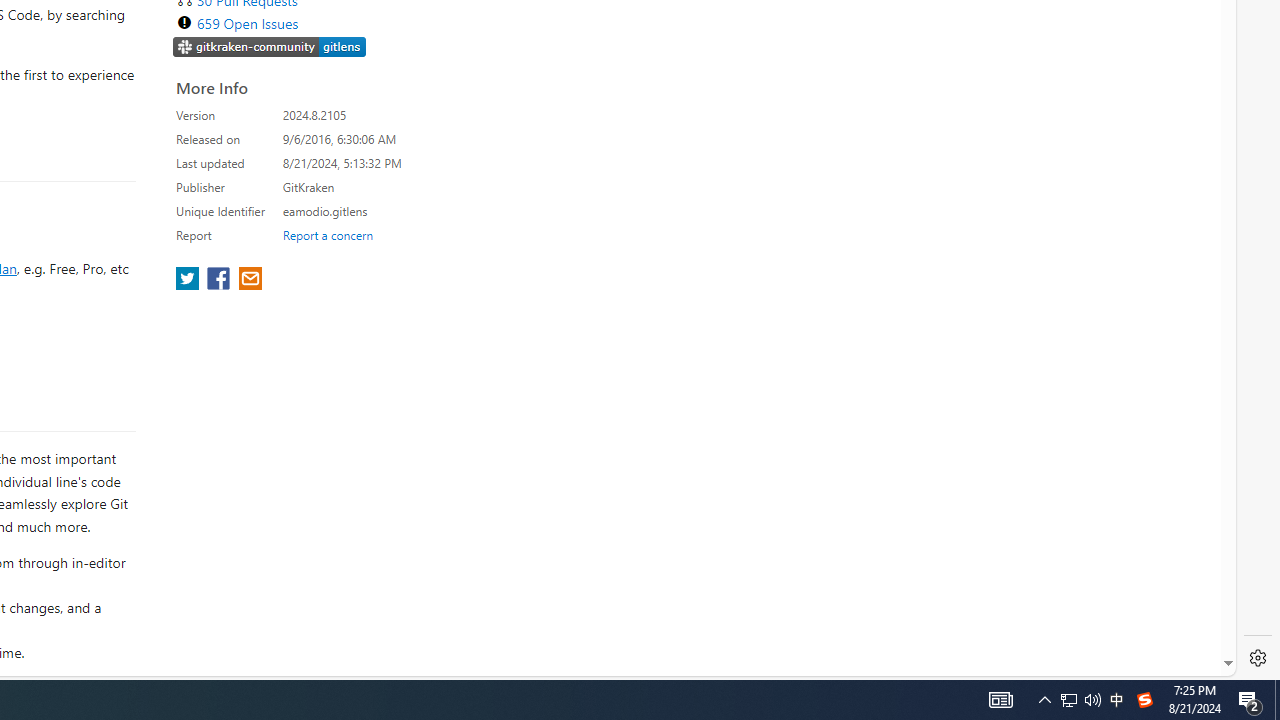 This screenshot has height=720, width=1280. I want to click on 'share extension on twitter', so click(190, 280).